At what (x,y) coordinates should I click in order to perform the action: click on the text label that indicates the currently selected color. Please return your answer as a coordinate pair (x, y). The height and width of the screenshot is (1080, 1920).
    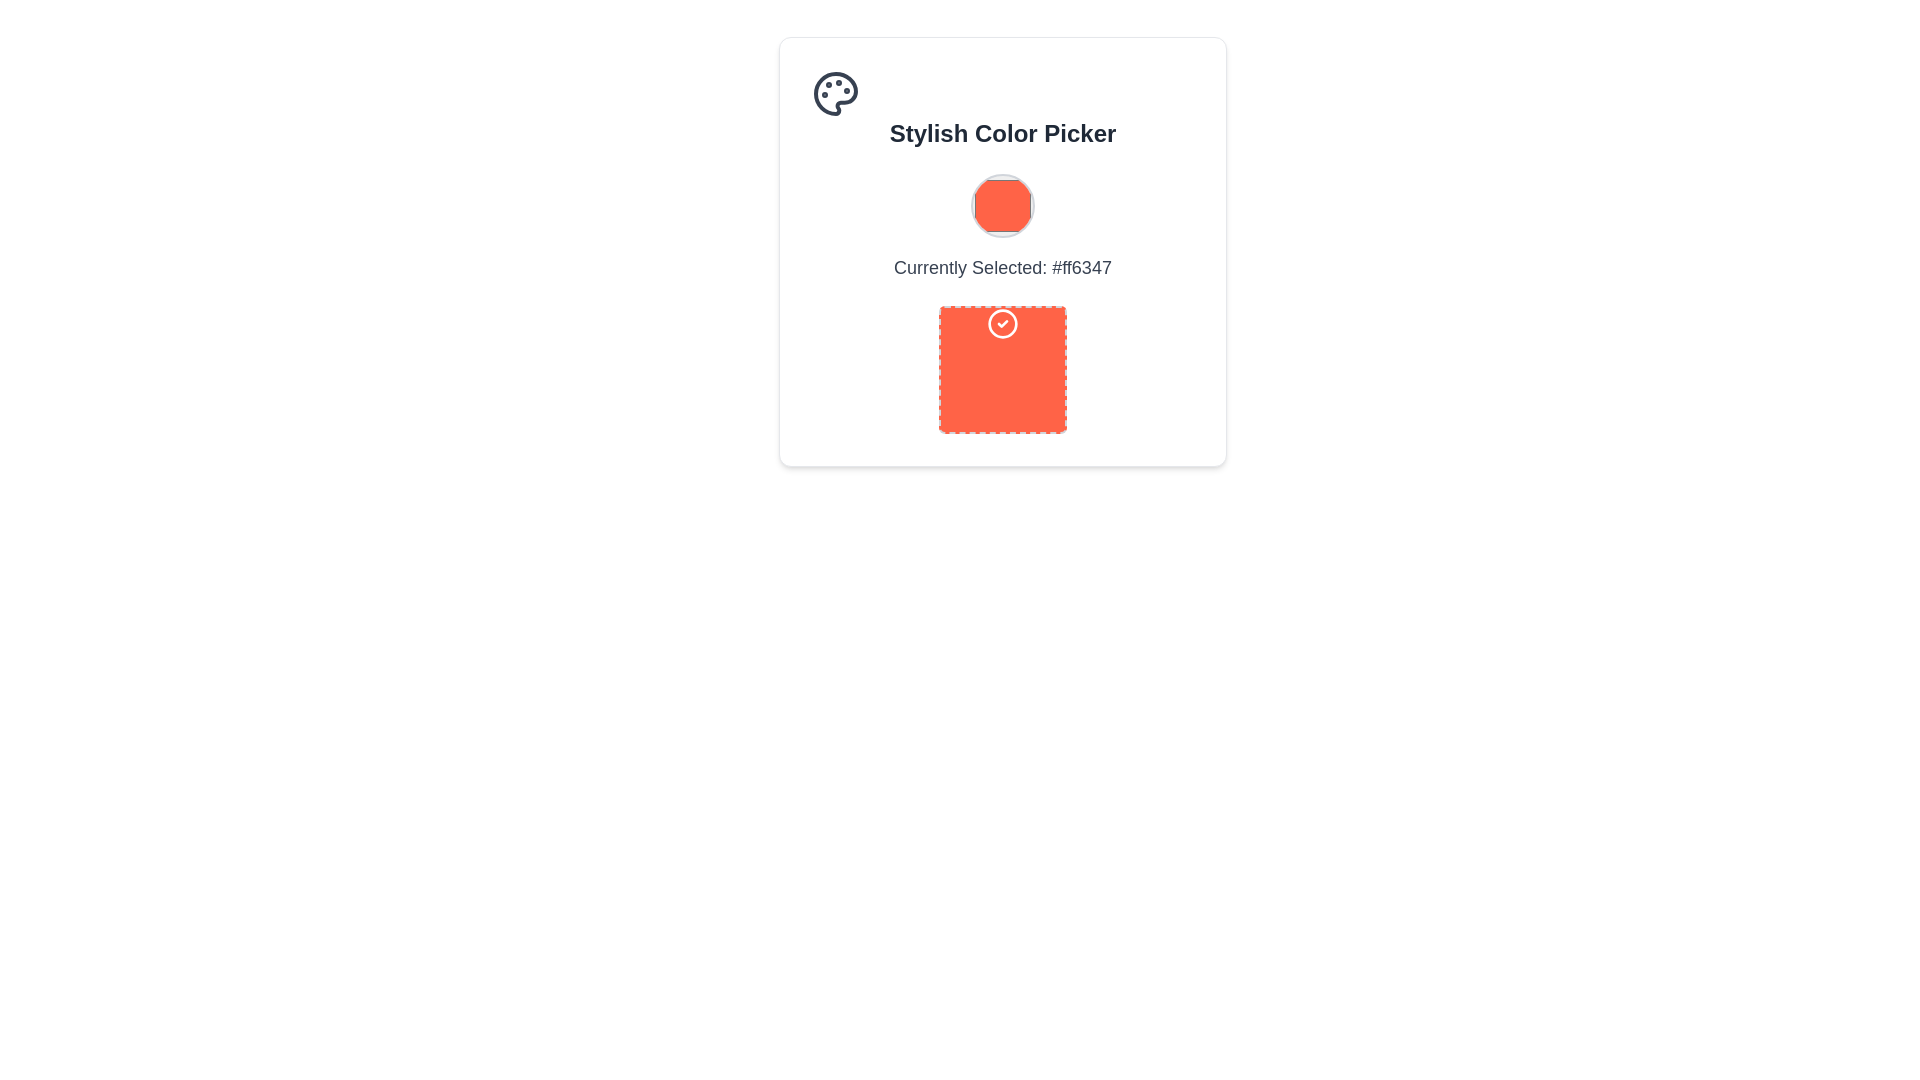
    Looking at the image, I should click on (1003, 304).